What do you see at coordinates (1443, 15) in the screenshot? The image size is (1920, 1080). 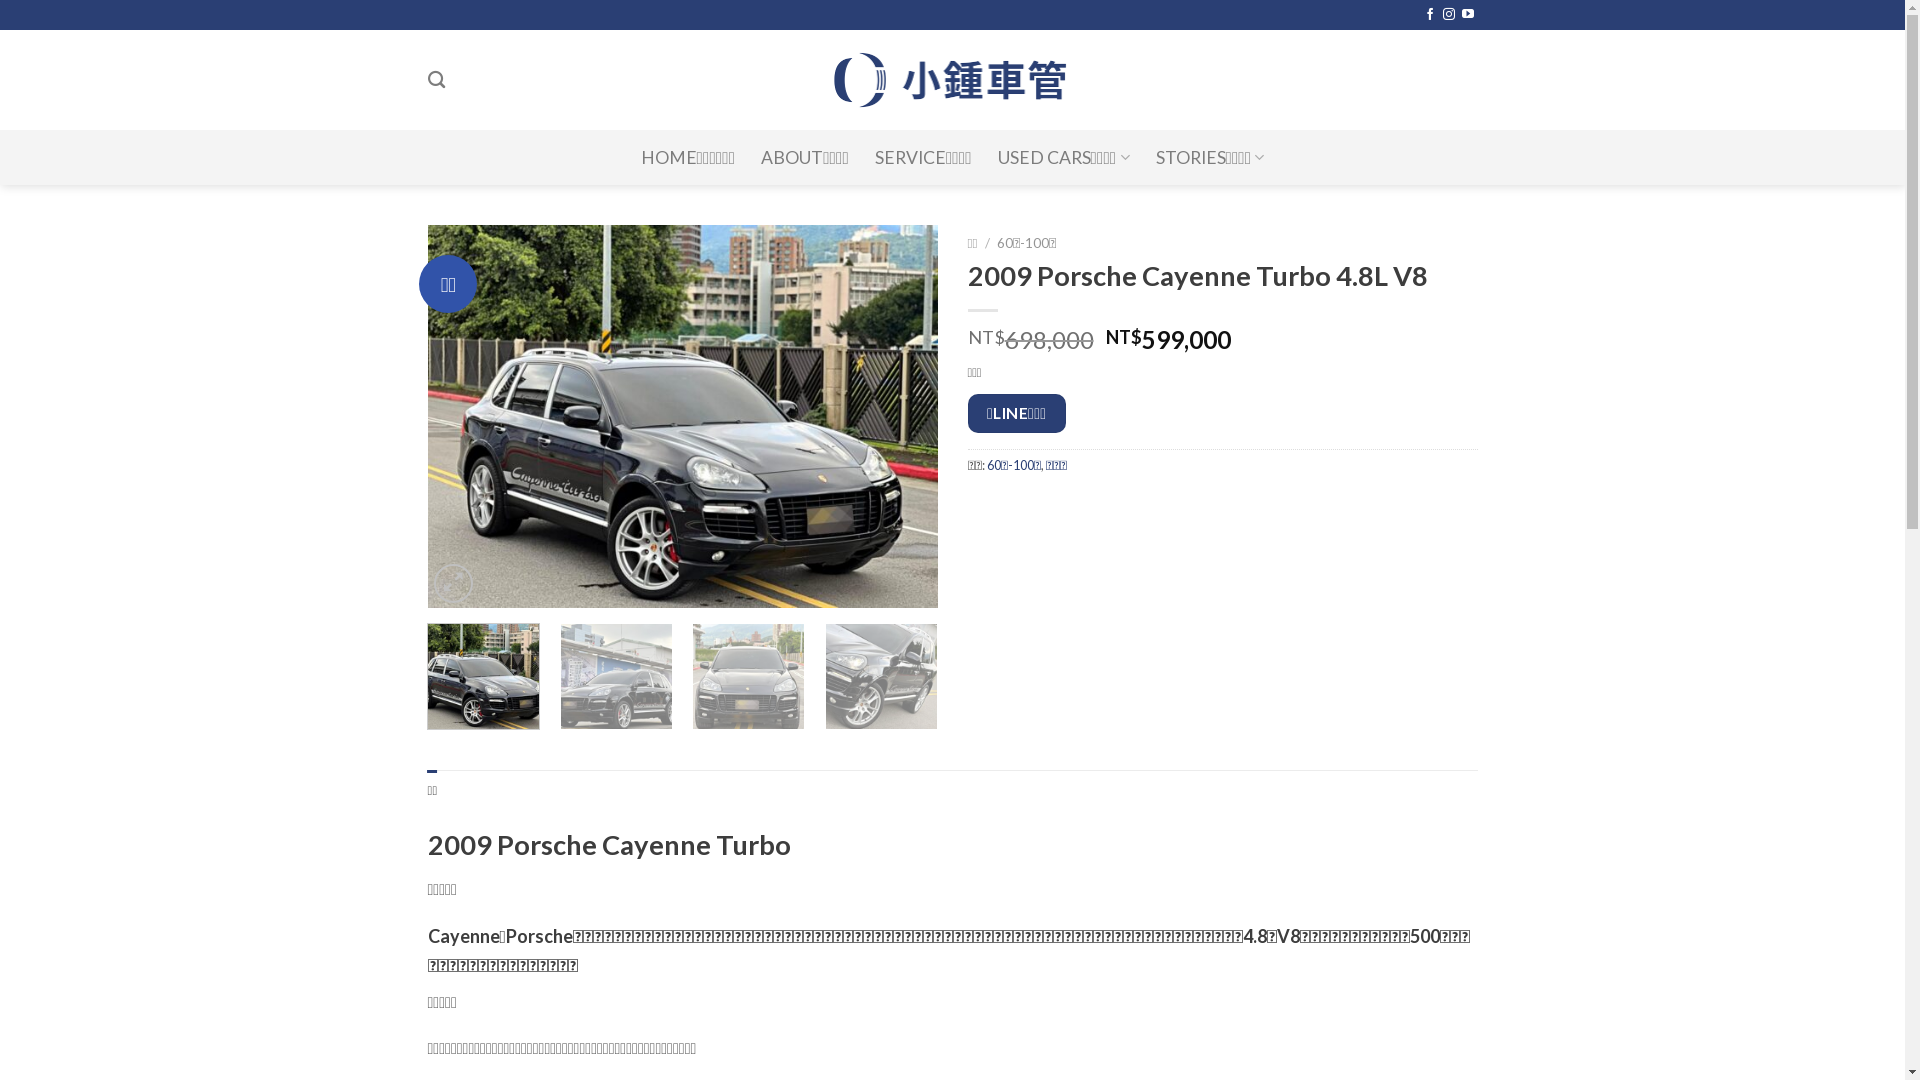 I see `'Follow on Instagram'` at bounding box center [1443, 15].